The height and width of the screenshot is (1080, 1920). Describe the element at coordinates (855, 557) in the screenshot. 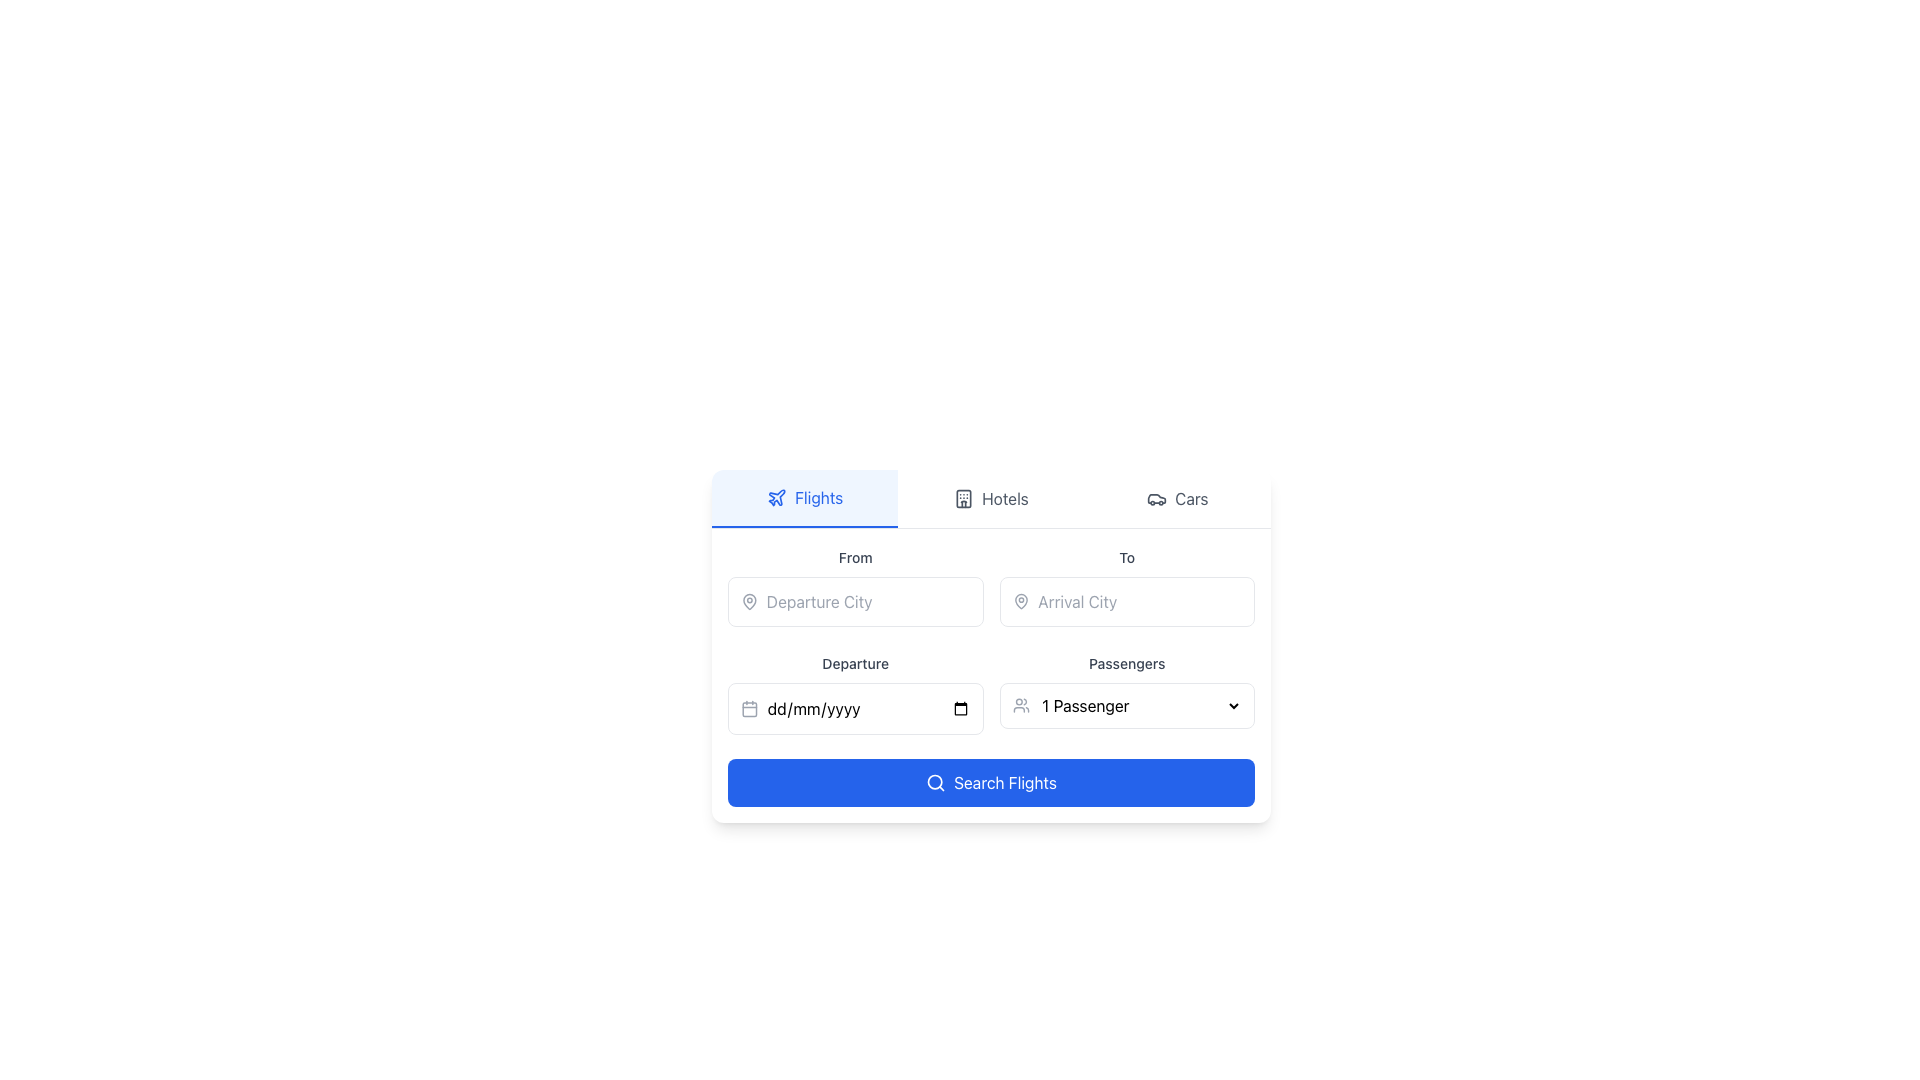

I see `the 'From' label, which is a small gray text label positioned at the top-left corner of the flight search widget above the 'Departure City' input box` at that location.